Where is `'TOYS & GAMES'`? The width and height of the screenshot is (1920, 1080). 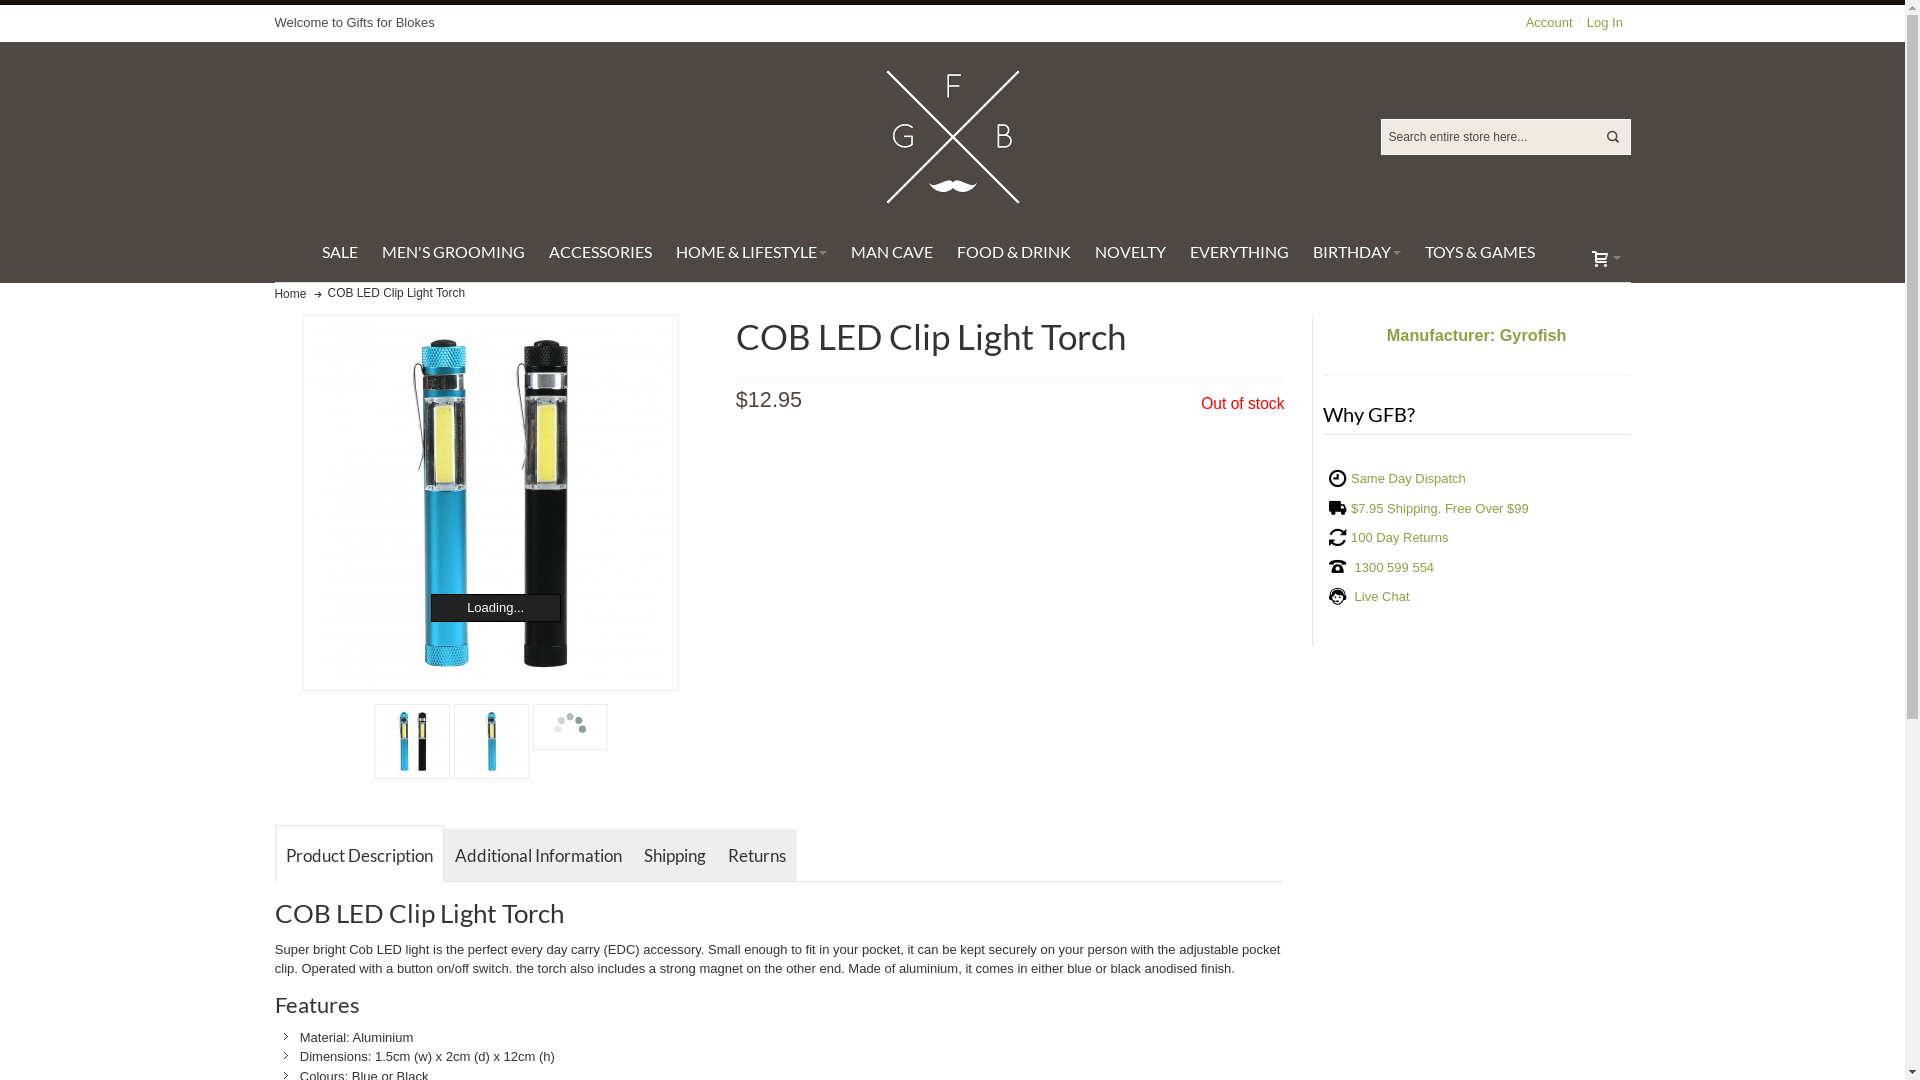
'TOYS & GAMES' is located at coordinates (1478, 250).